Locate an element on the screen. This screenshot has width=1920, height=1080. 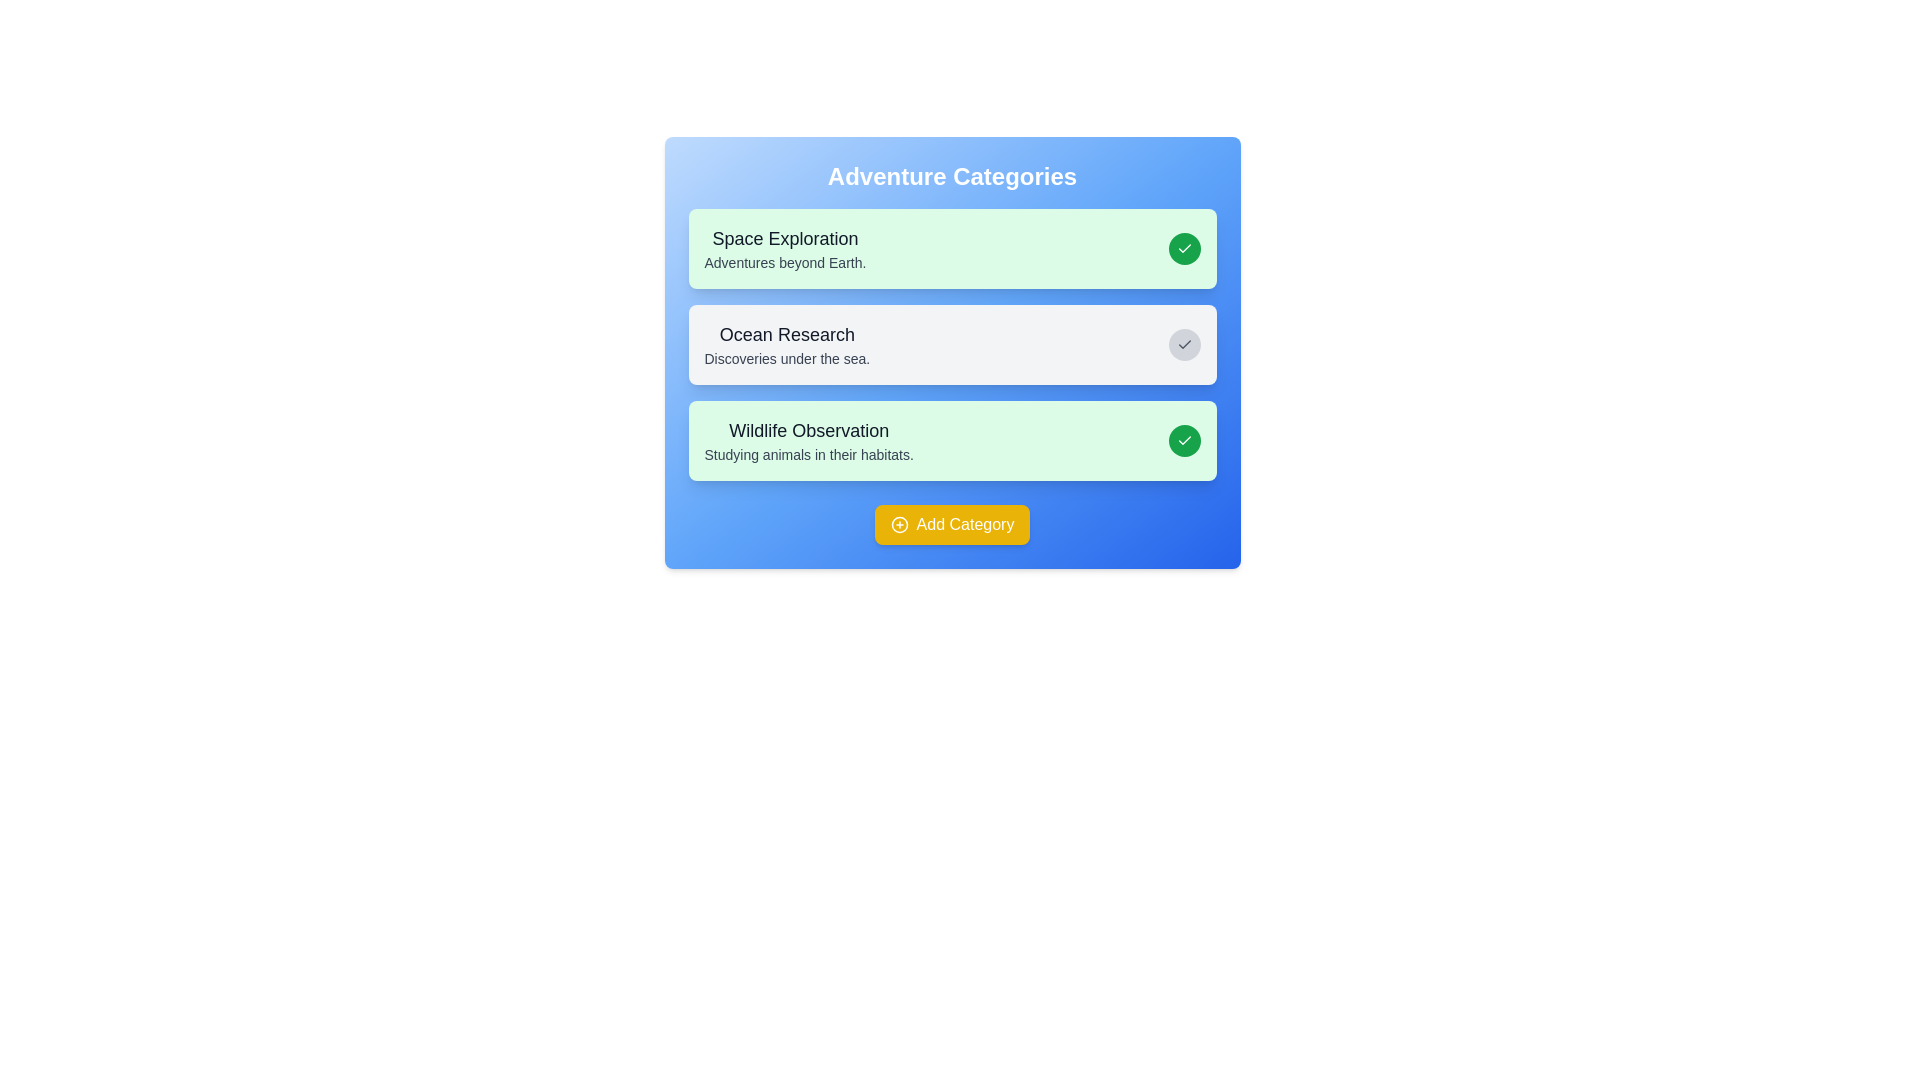
the chip labeled Wildlife Observation by clicking its checkmark is located at coordinates (1184, 439).